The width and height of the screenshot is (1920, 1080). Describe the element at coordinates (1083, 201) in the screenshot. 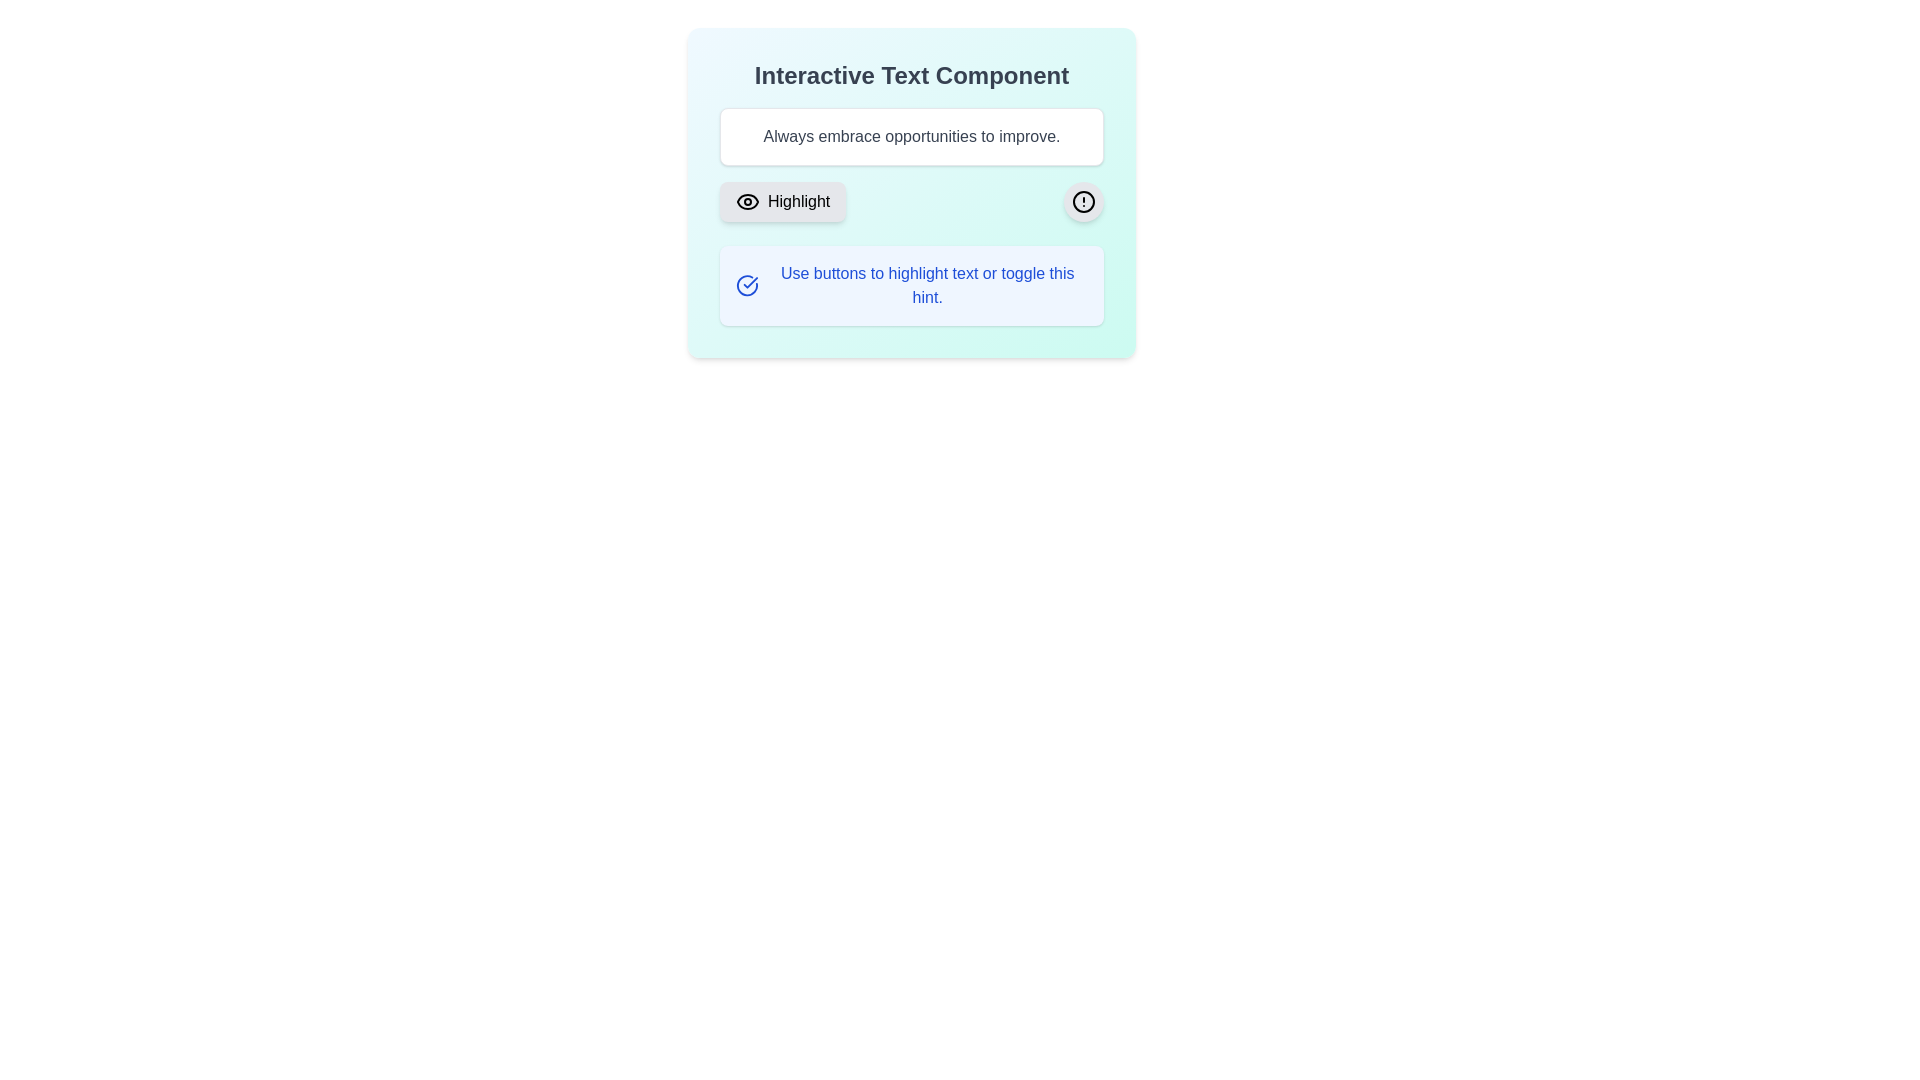

I see `the alert button located in the top-right corner of the 'Highlight' label button` at that location.